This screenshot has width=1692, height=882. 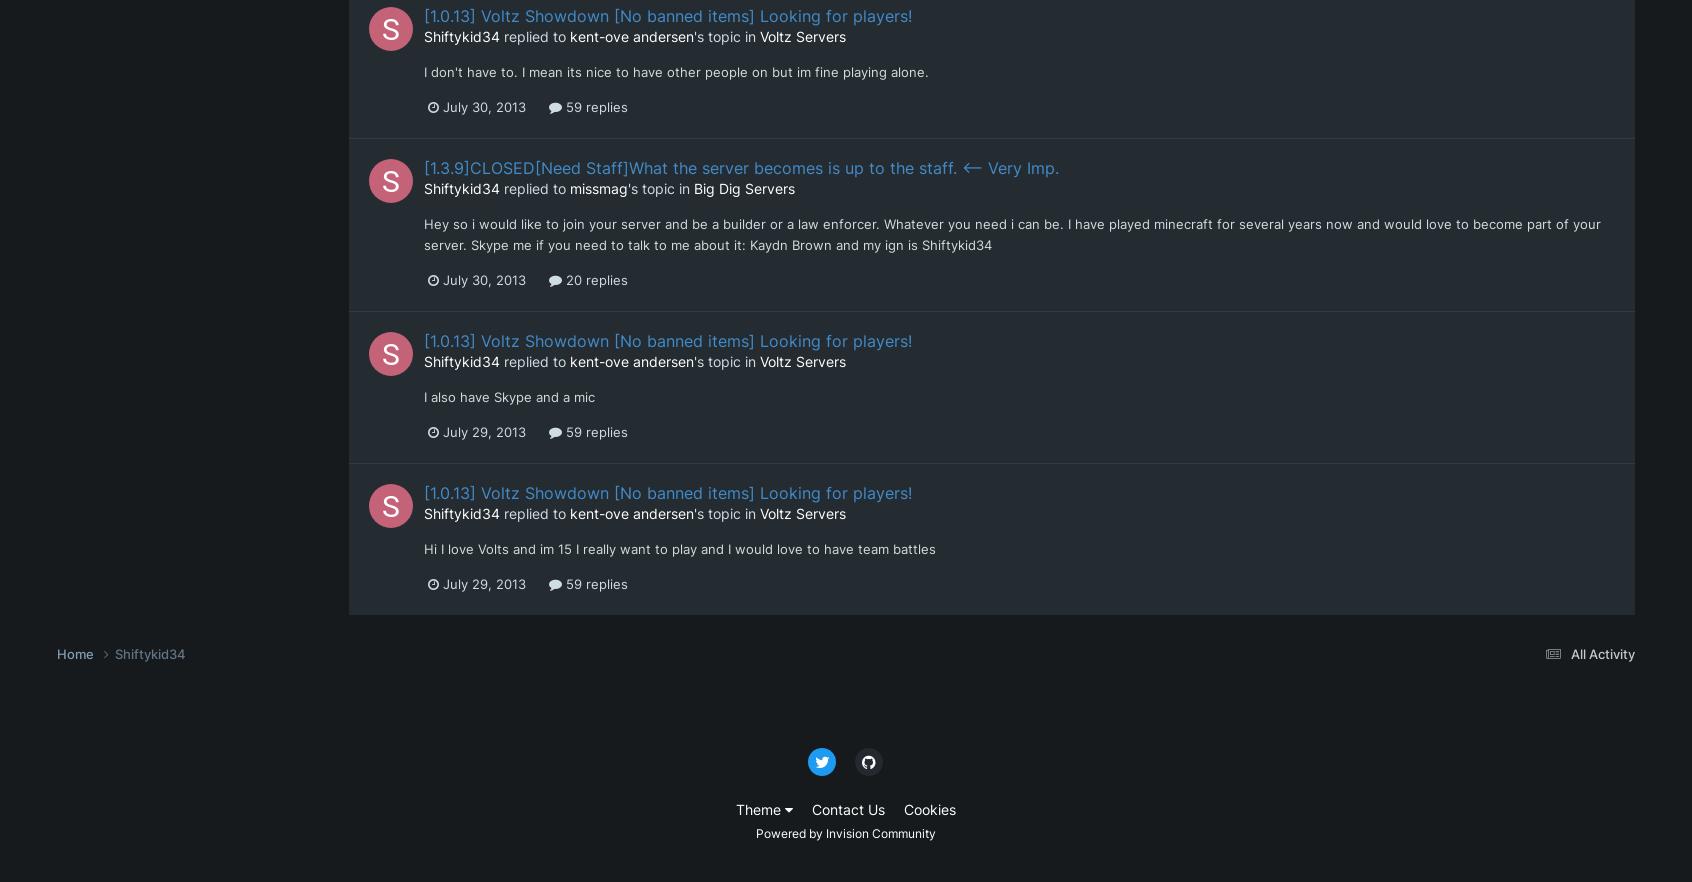 What do you see at coordinates (1600, 654) in the screenshot?
I see `'All Activity'` at bounding box center [1600, 654].